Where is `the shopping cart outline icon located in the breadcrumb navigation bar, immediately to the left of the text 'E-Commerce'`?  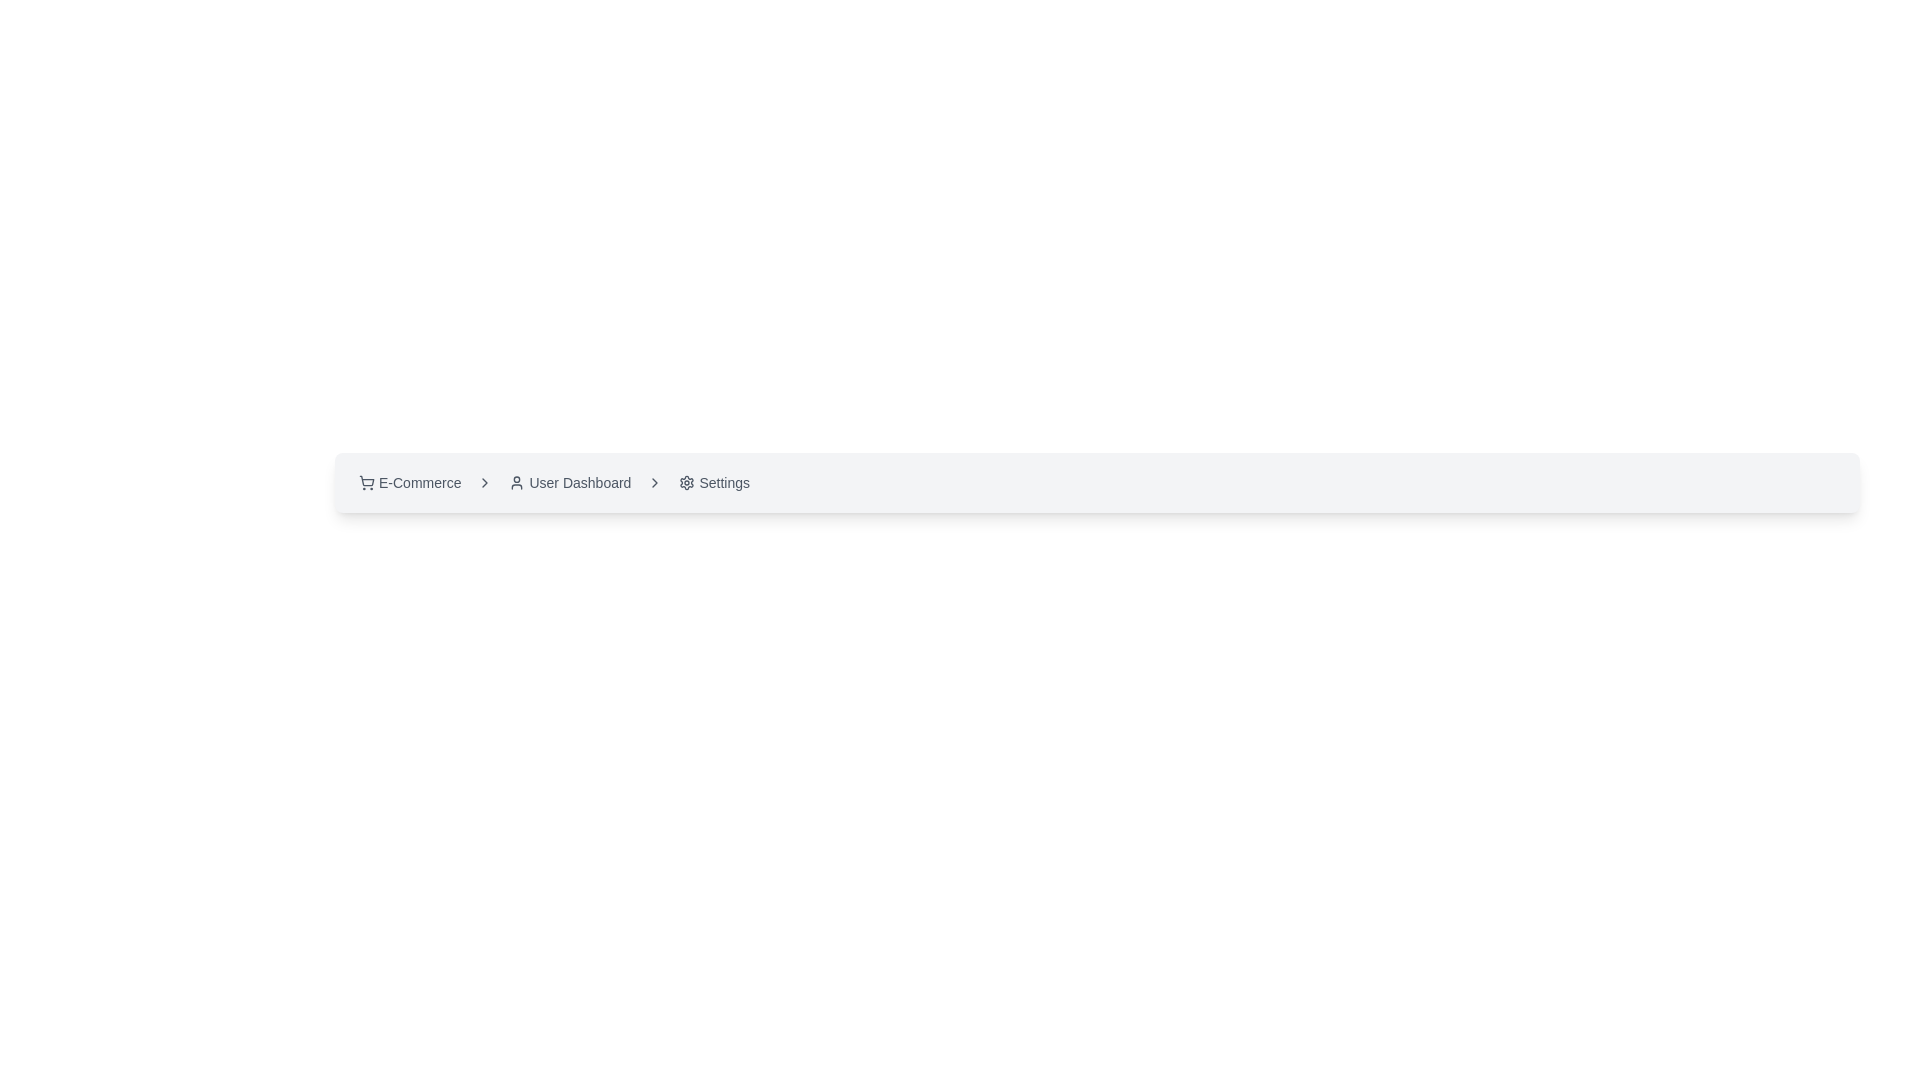
the shopping cart outline icon located in the breadcrumb navigation bar, immediately to the left of the text 'E-Commerce' is located at coordinates (366, 481).